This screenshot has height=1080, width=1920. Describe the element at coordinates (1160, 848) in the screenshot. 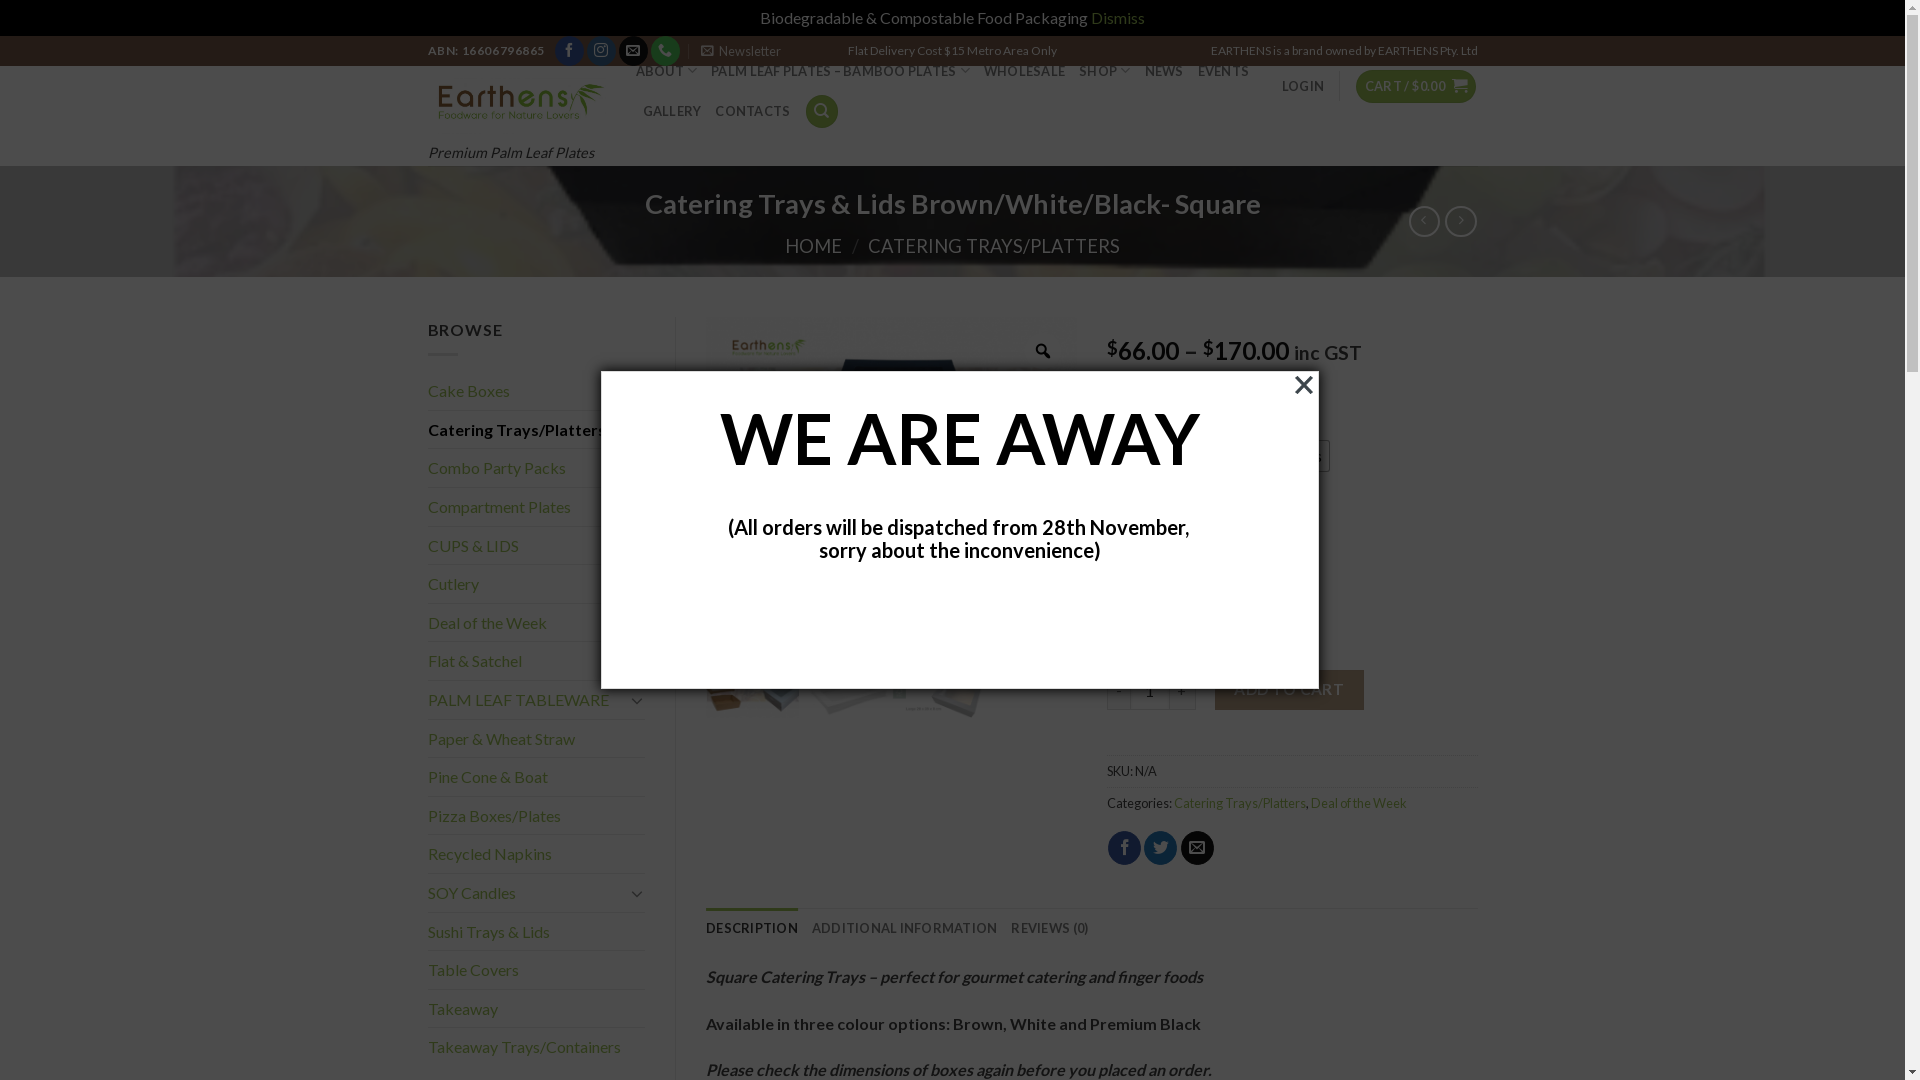

I see `'Share on Twitter'` at that location.